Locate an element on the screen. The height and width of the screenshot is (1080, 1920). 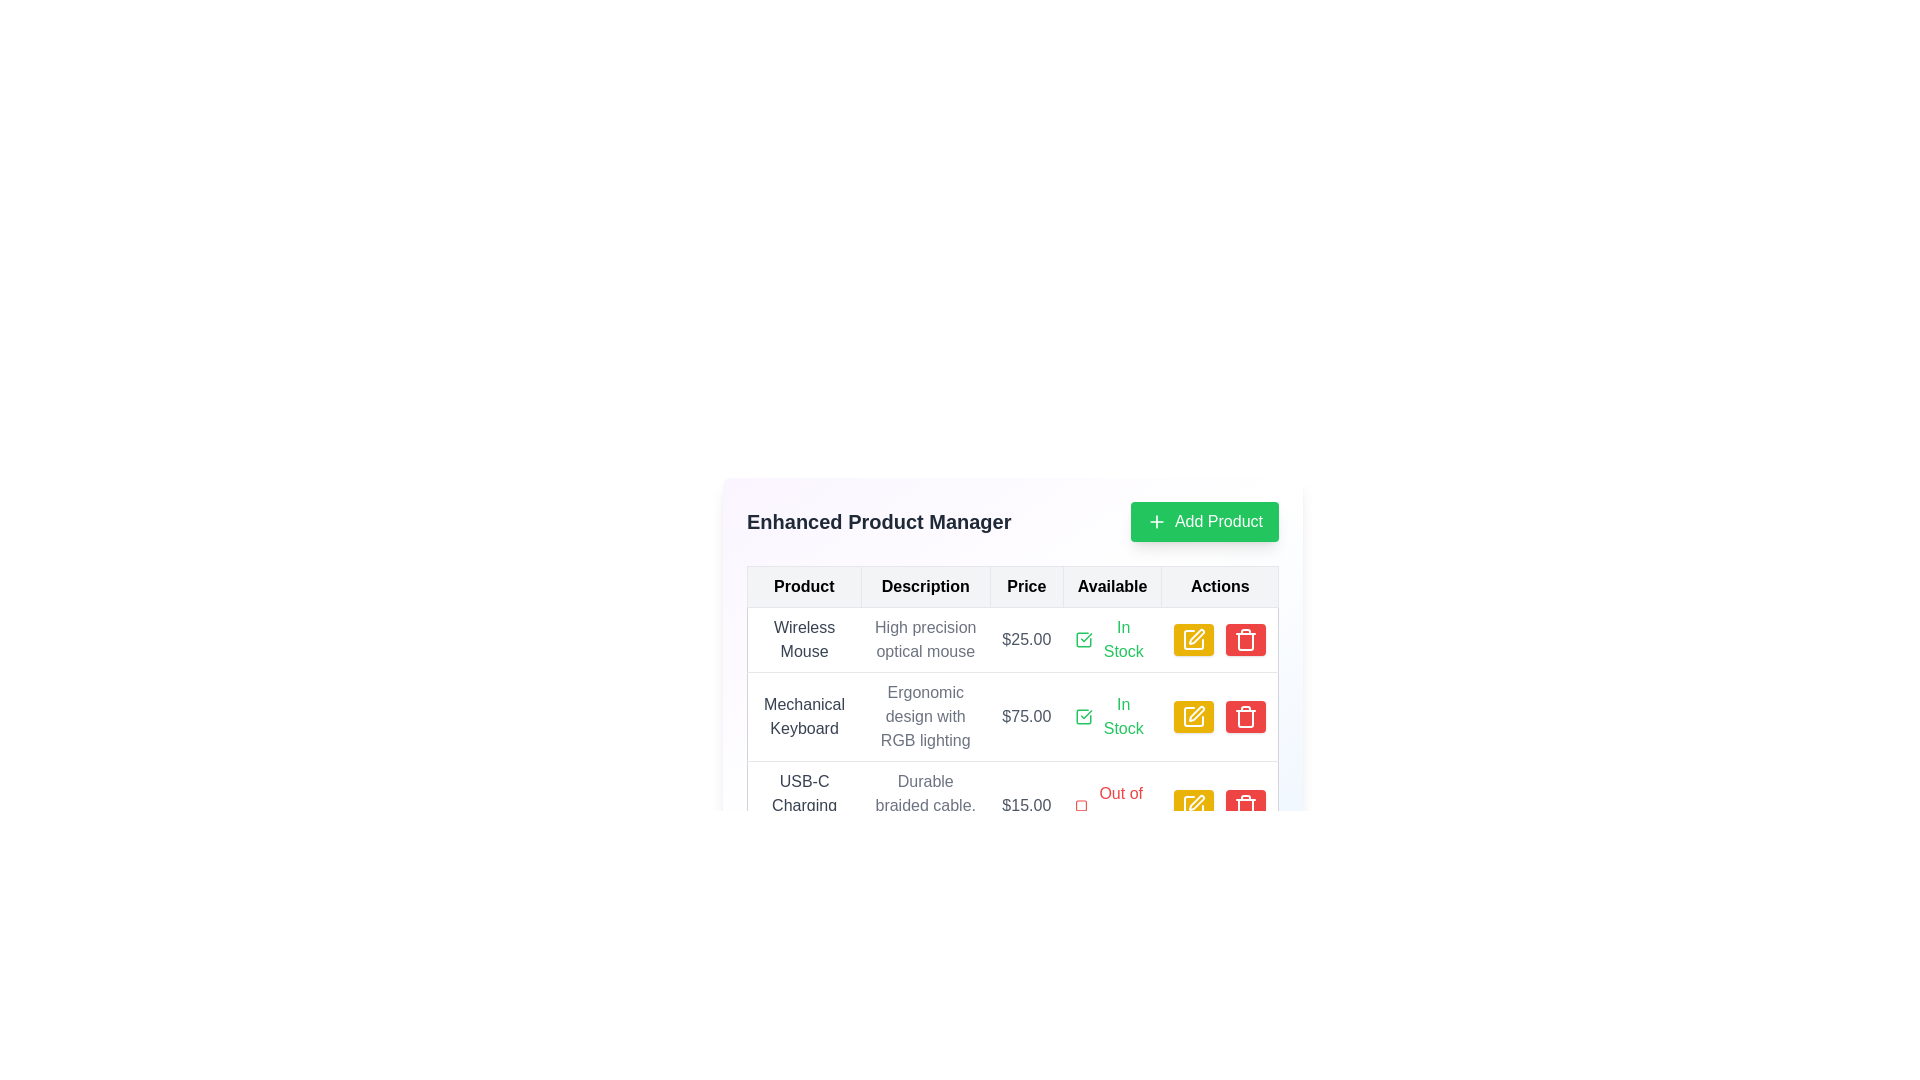
the text label displaying 'Mechanical Keyboard' located in the second row of the 'Product' column in the table is located at coordinates (804, 716).